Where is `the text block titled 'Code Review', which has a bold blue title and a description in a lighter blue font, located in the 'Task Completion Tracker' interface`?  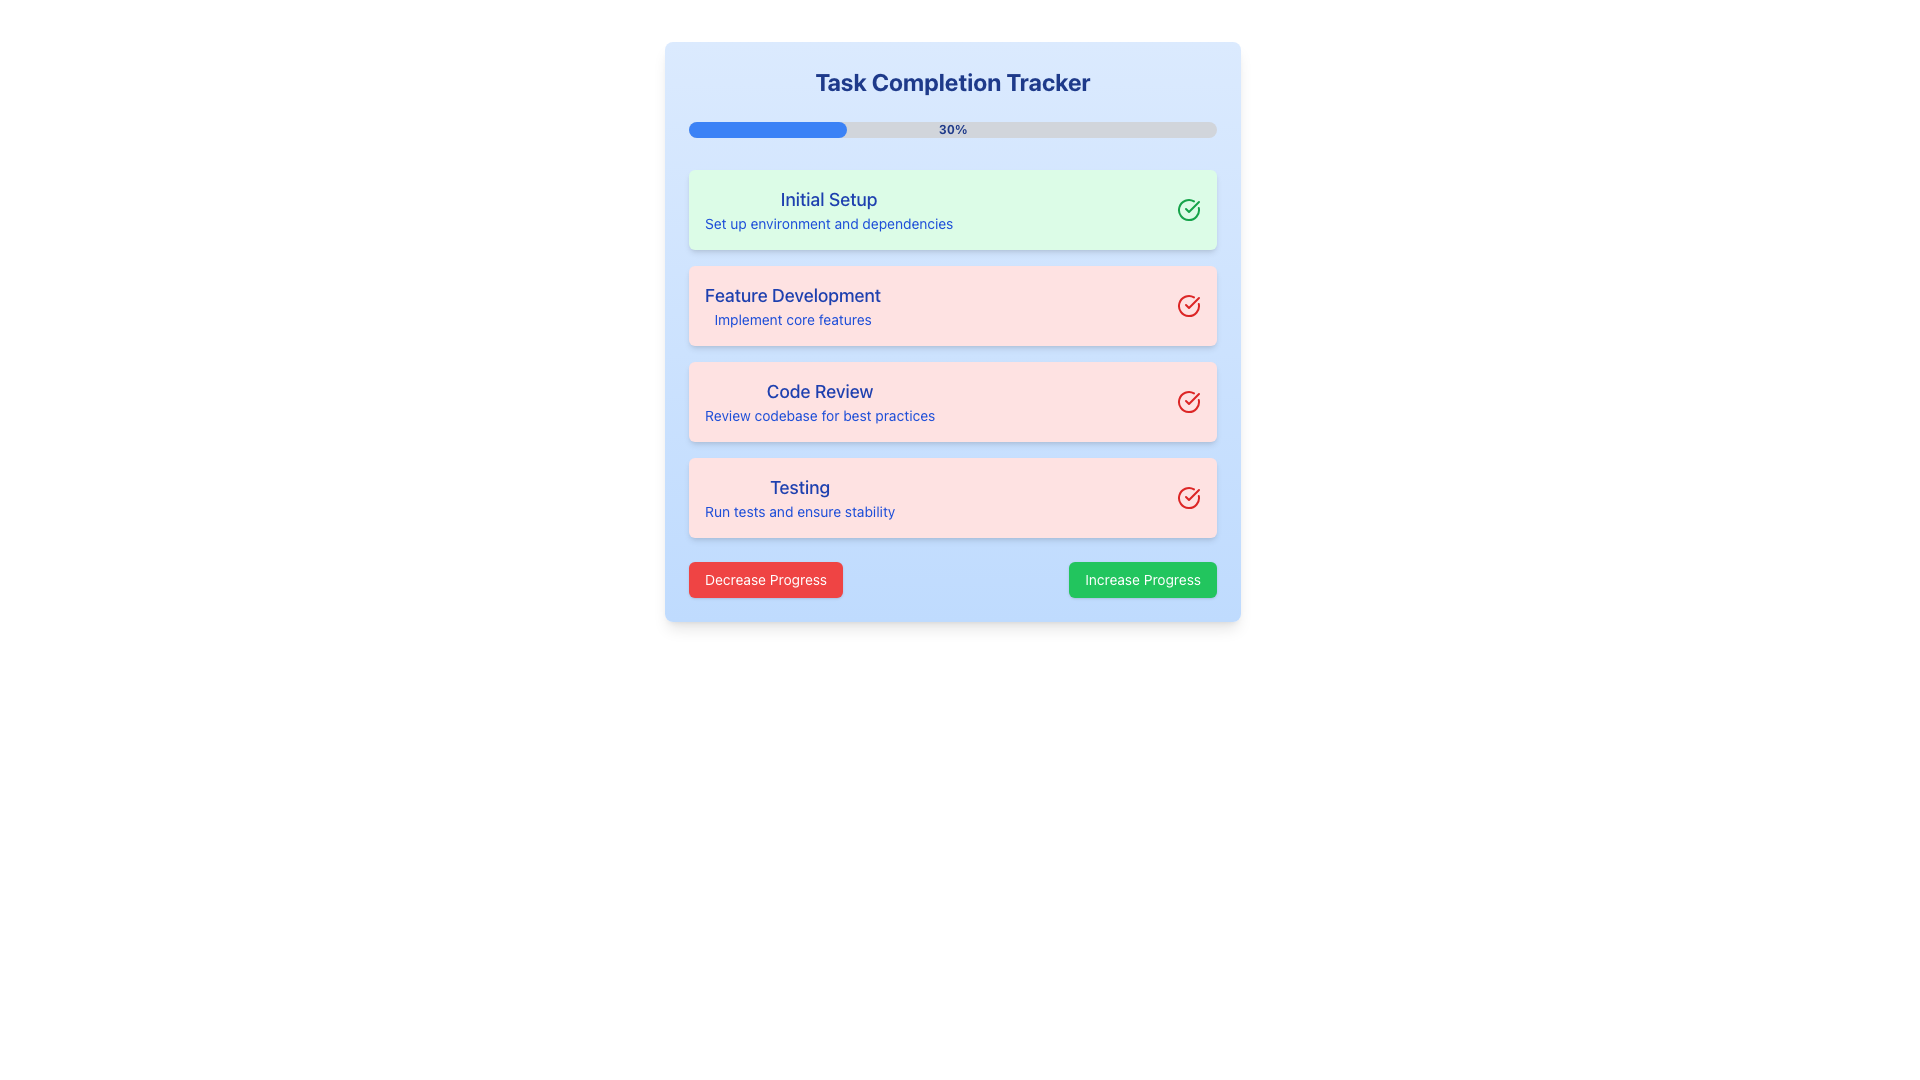
the text block titled 'Code Review', which has a bold blue title and a description in a lighter blue font, located in the 'Task Completion Tracker' interface is located at coordinates (820, 401).